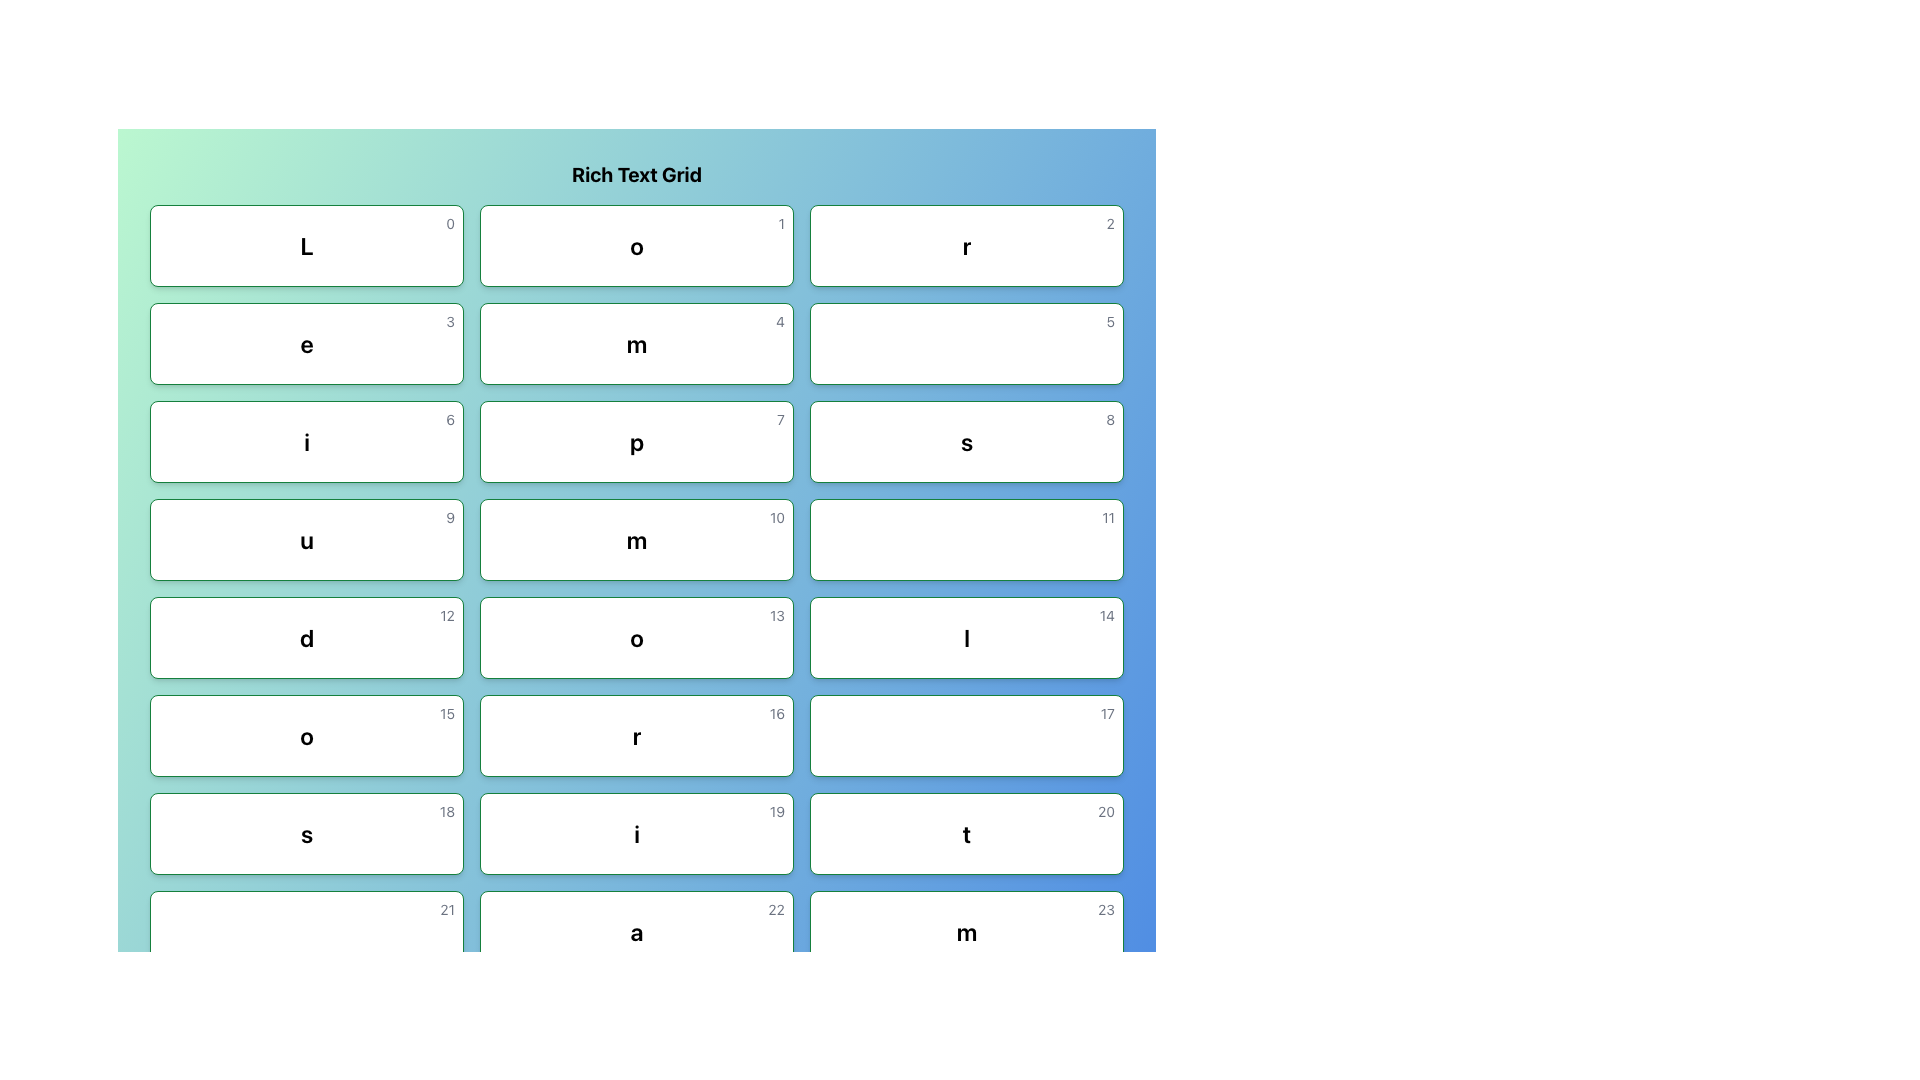  What do you see at coordinates (966, 540) in the screenshot?
I see `the button labeled '11' which is located in the fourth row and third column of the grid, next to the button labeled '10' and below the button labeled '8'` at bounding box center [966, 540].